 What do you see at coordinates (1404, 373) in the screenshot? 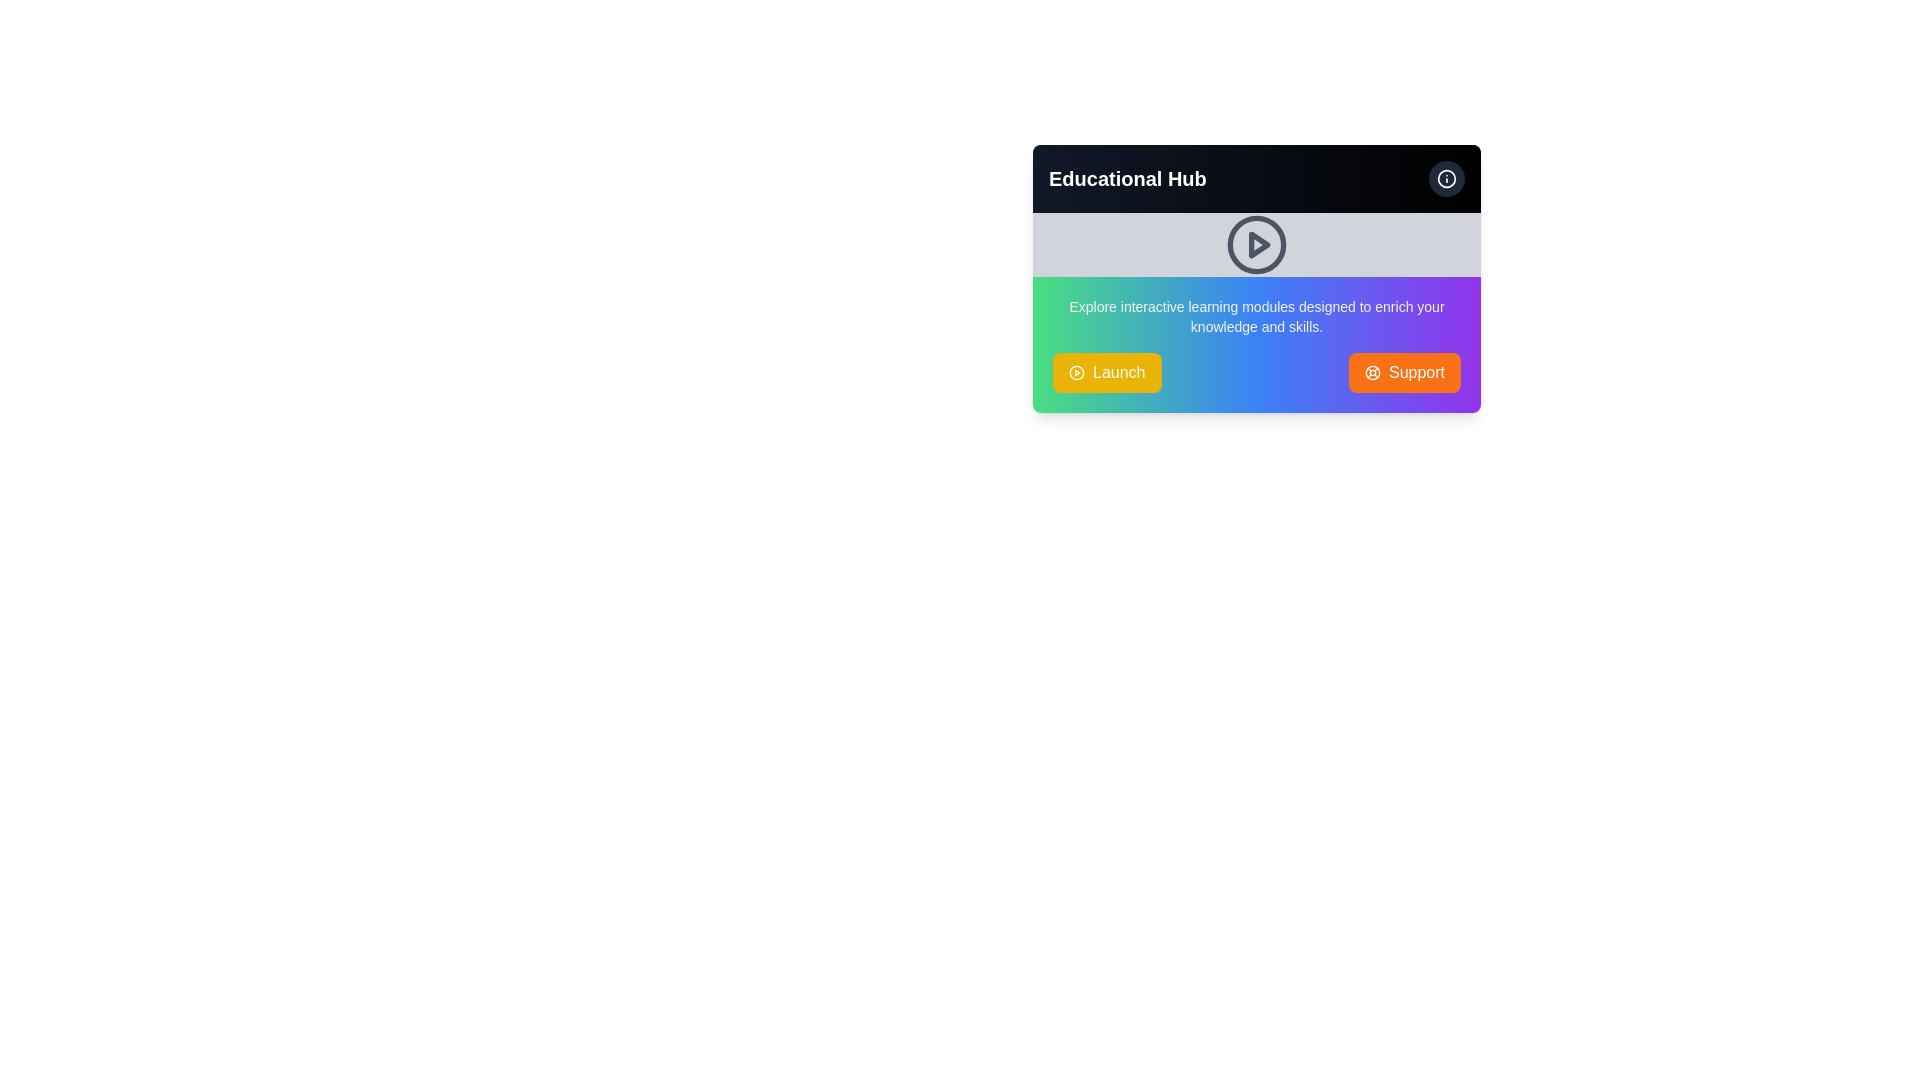
I see `the orange rounded rectangular button labeled 'Support' with a life buoy icon` at bounding box center [1404, 373].